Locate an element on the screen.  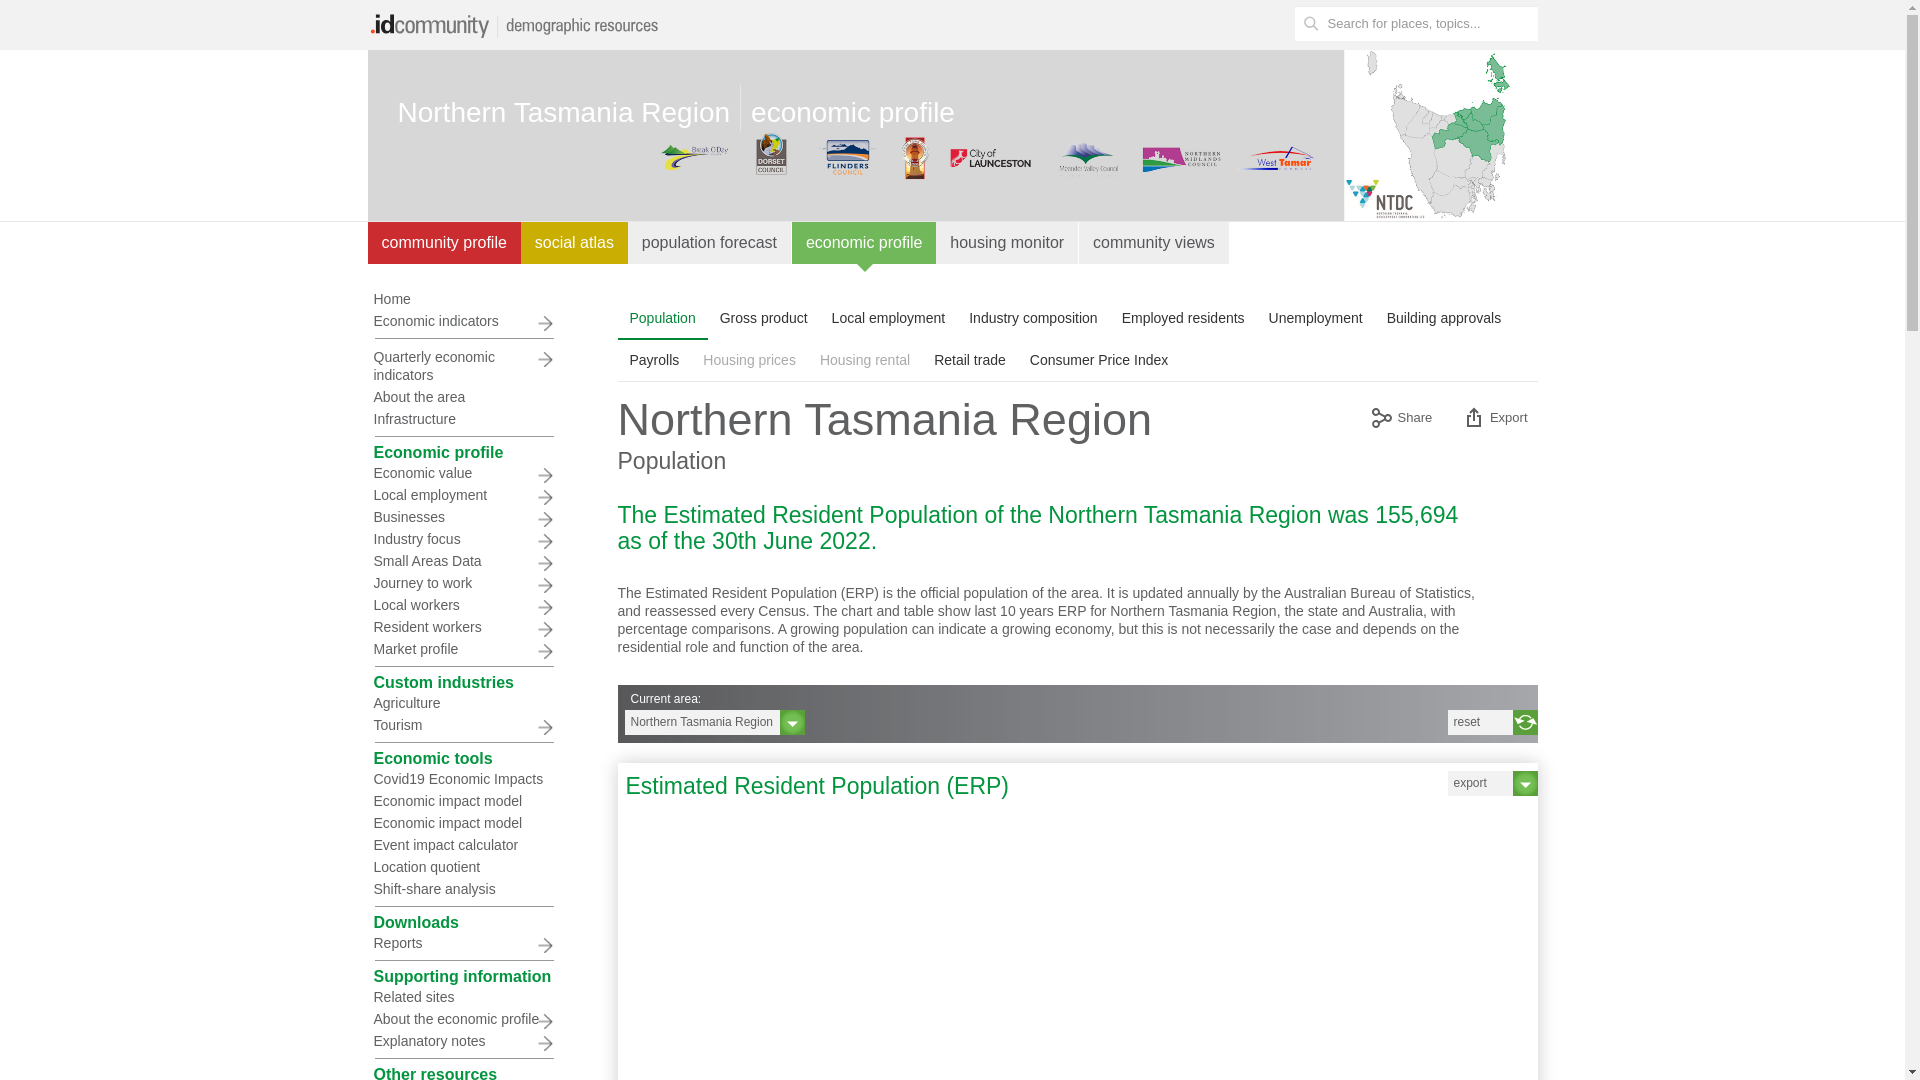
'Covid19 Economic Impacts' is located at coordinates (461, 778).